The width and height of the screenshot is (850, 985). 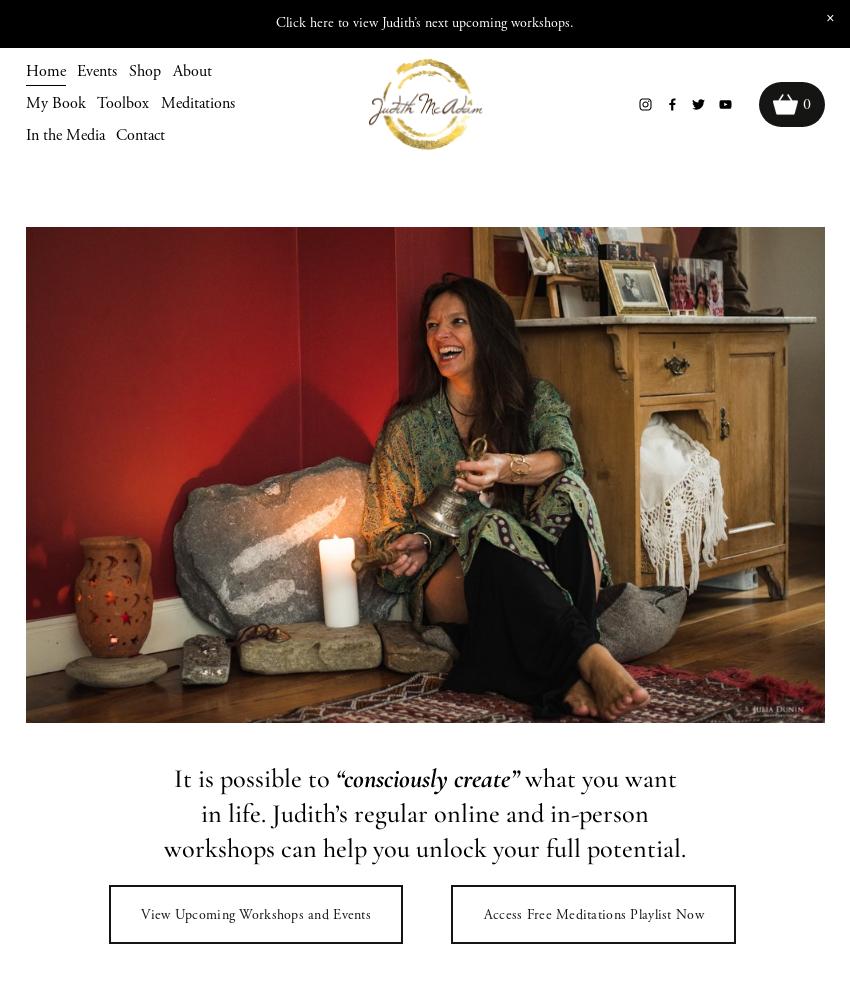 What do you see at coordinates (140, 134) in the screenshot?
I see `'Contact'` at bounding box center [140, 134].